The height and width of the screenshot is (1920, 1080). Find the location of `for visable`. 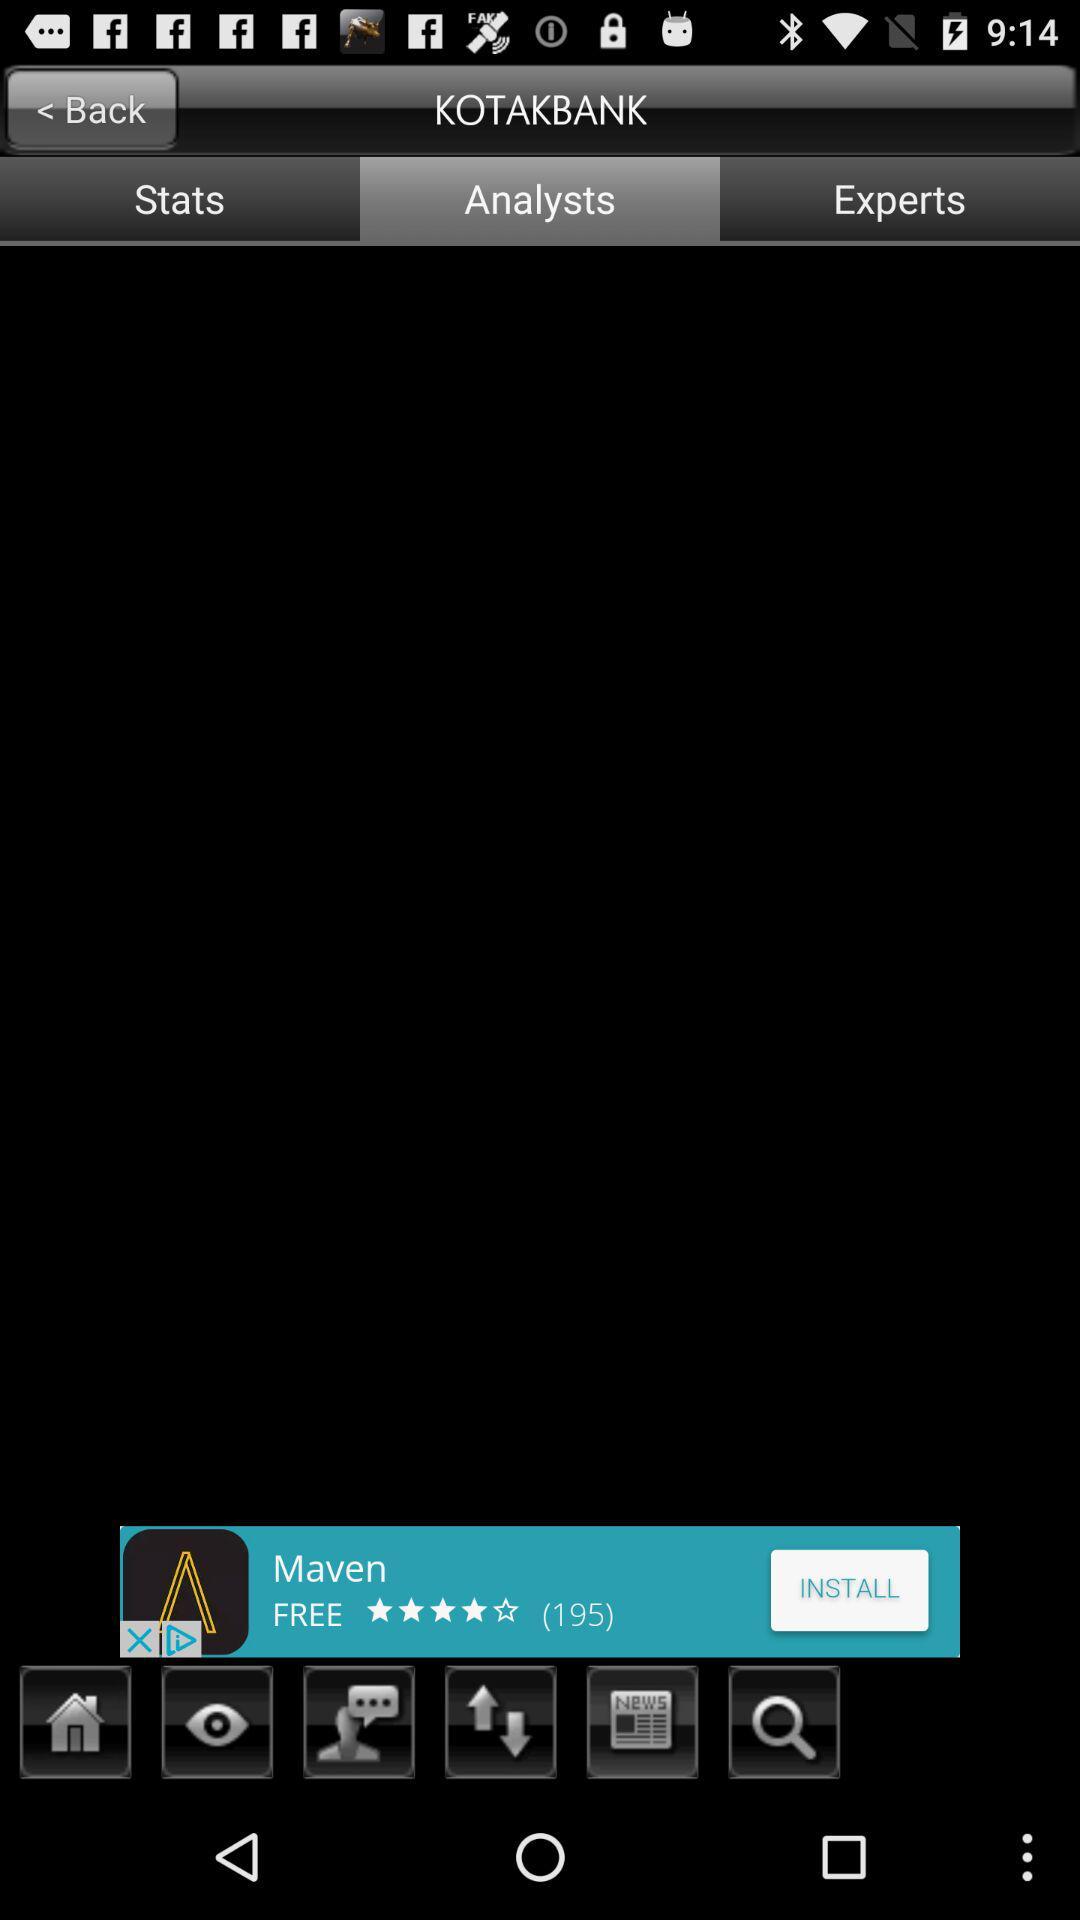

for visable is located at coordinates (217, 1727).